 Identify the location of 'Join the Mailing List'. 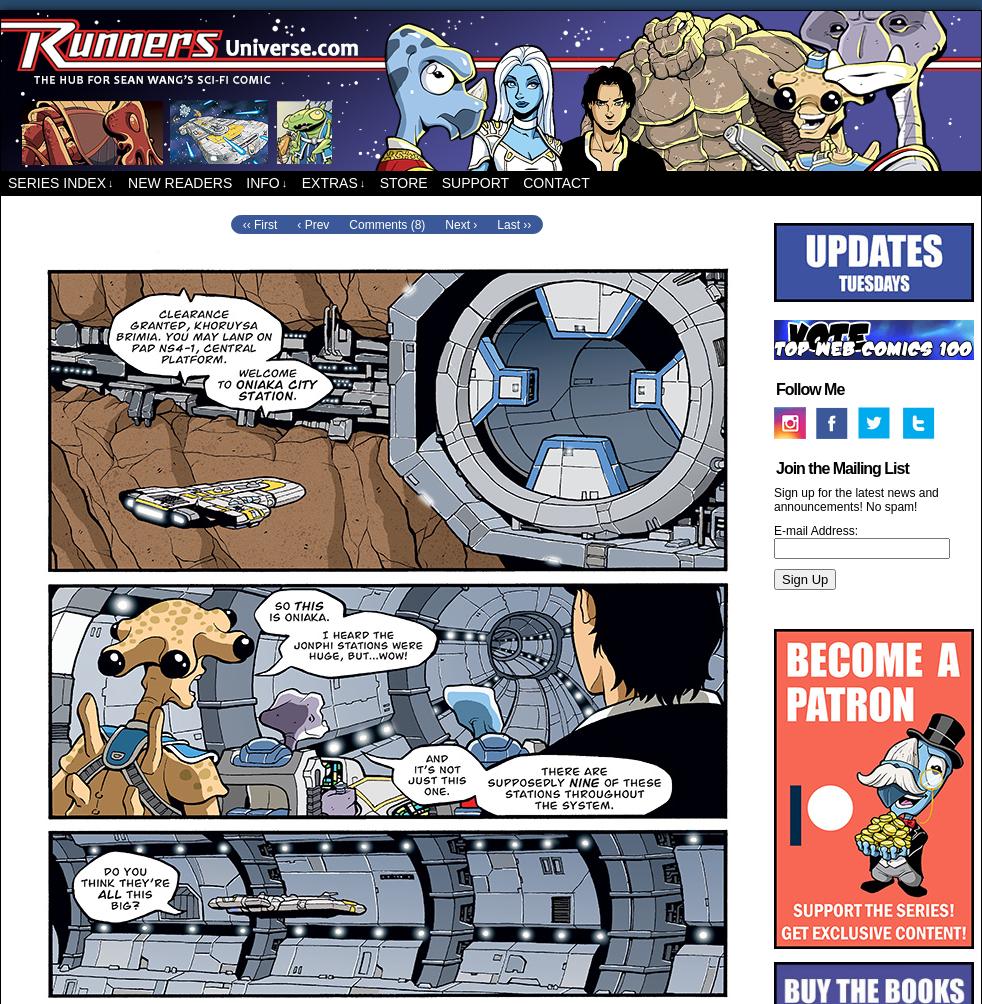
(775, 467).